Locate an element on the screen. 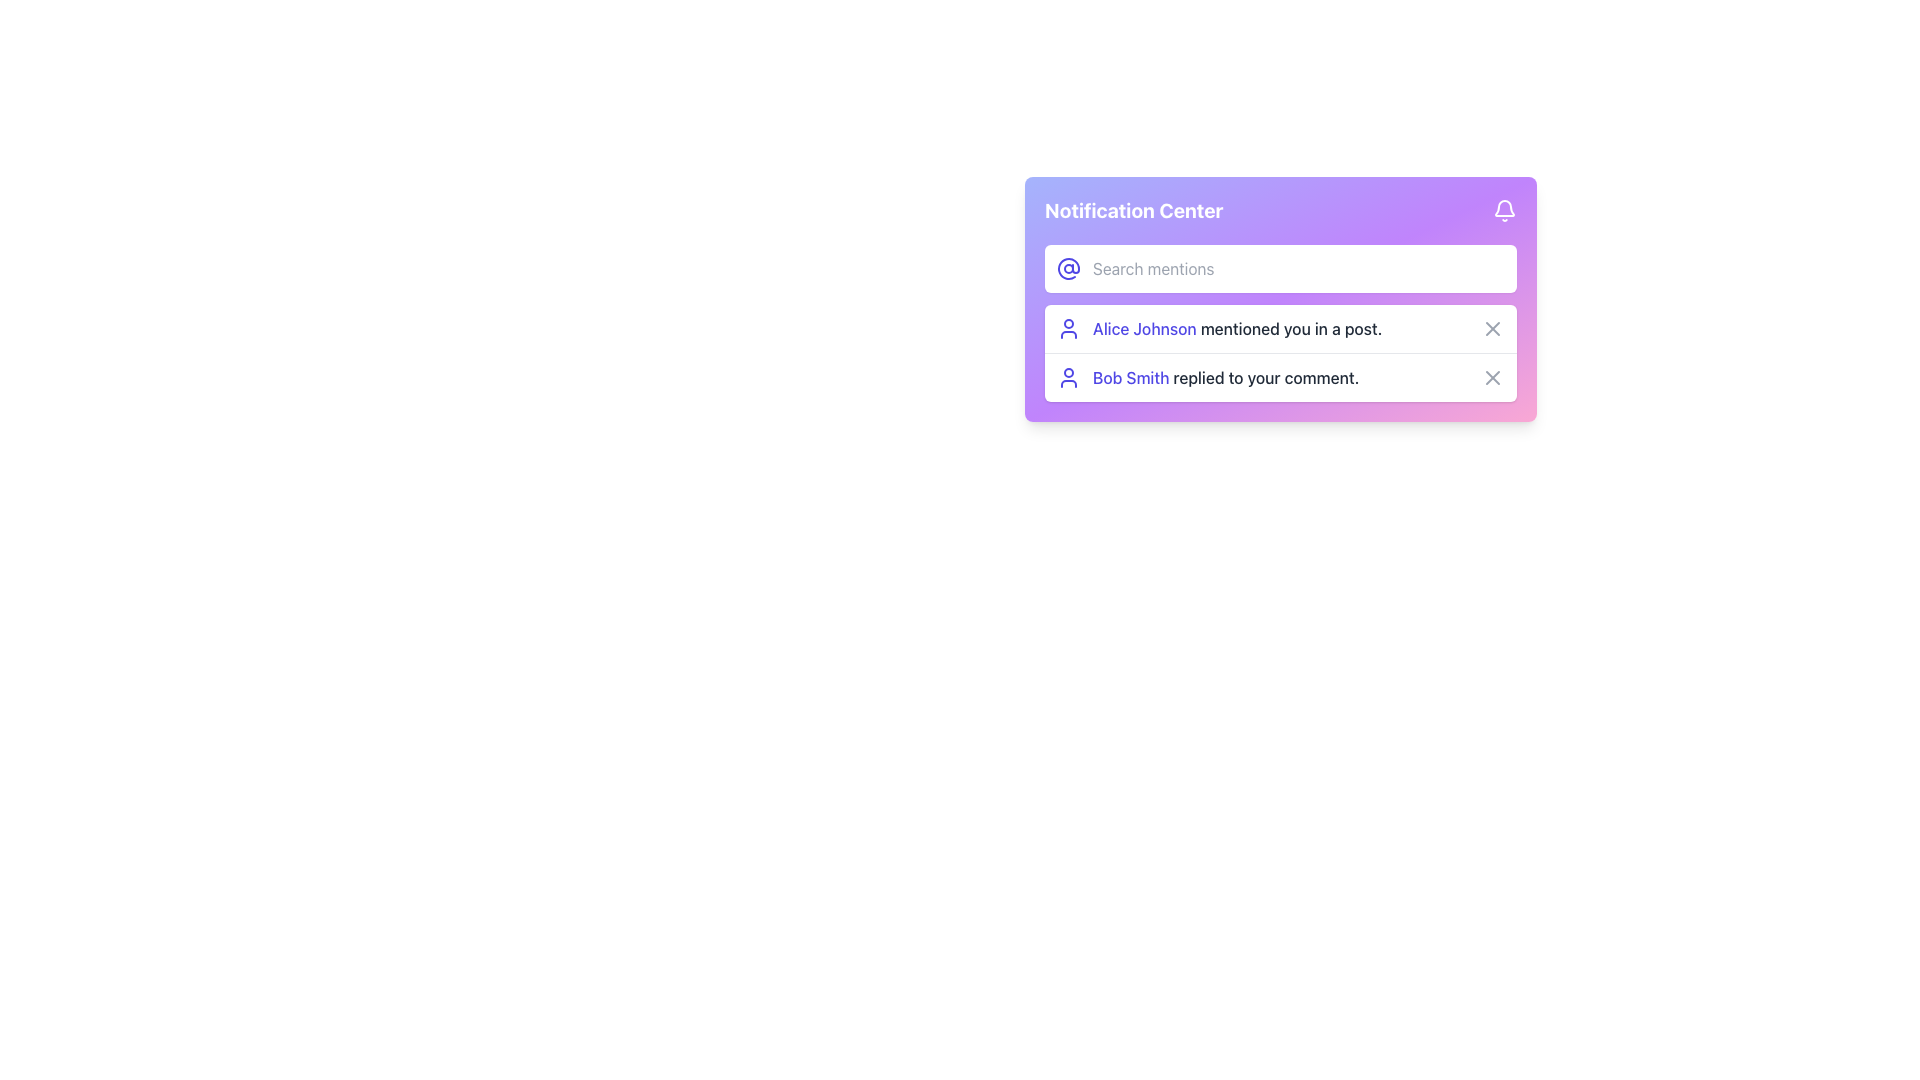 This screenshot has height=1080, width=1920. the dismiss 'X' button located at the top right of the notification block that contains the text 'Alice Johnson mentioned you in a post.' is located at coordinates (1492, 327).